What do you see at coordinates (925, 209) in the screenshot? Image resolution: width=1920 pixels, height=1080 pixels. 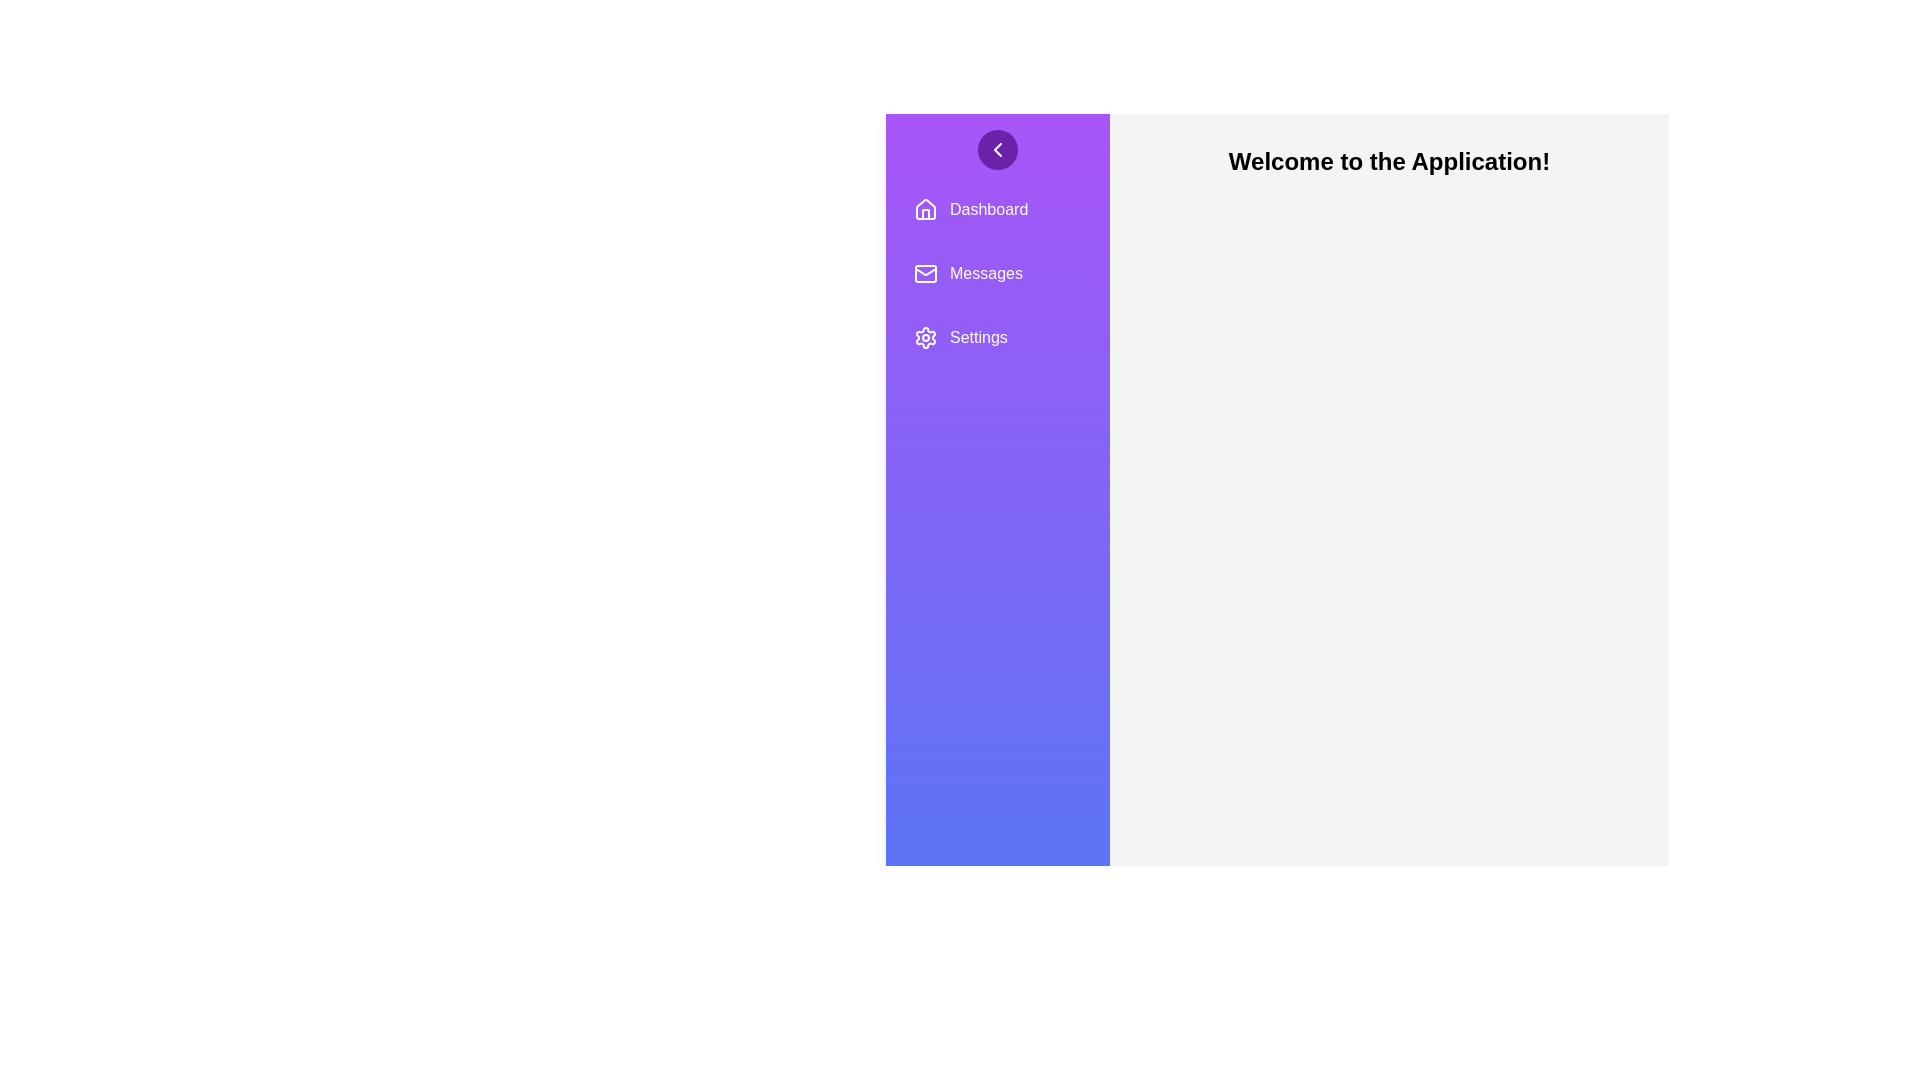 I see `the house icon located in the purple vertical sidebar next to the 'Dashboard' text` at bounding box center [925, 209].